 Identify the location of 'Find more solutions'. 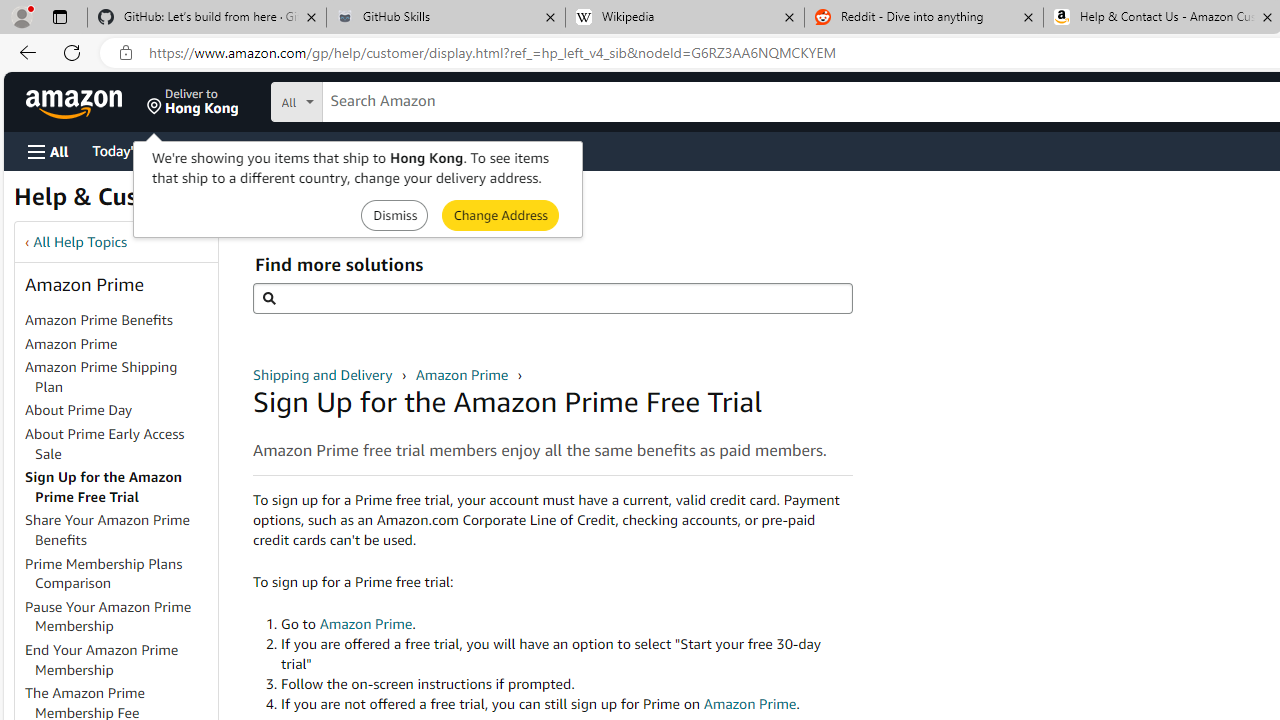
(552, 298).